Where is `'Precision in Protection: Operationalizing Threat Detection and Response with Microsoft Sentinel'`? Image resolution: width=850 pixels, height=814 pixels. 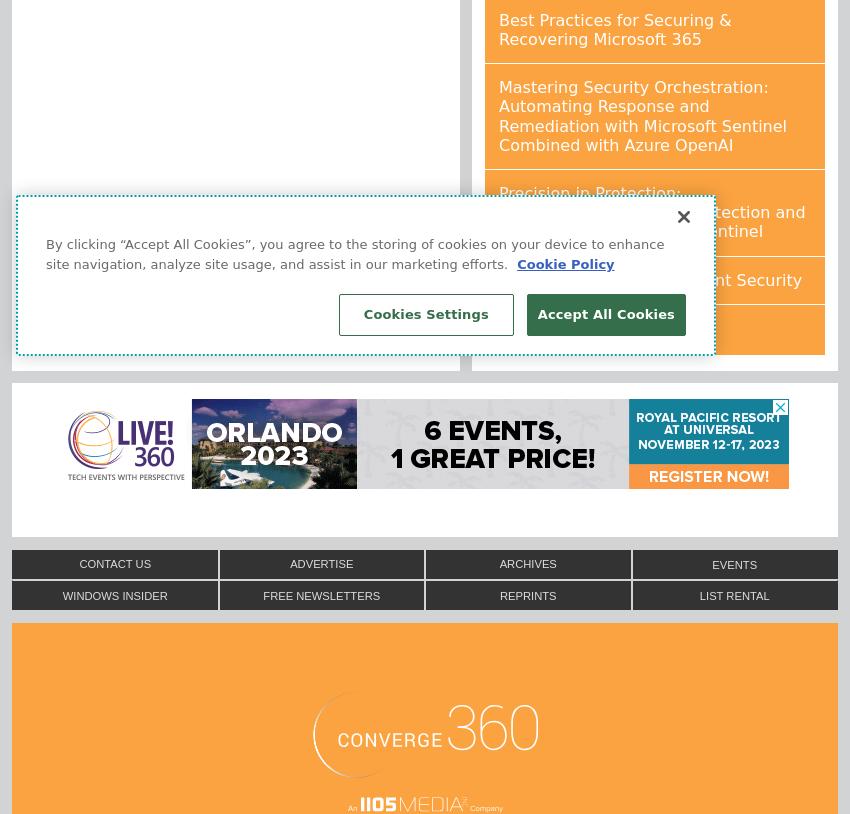
'Precision in Protection: Operationalizing Threat Detection and Response with Microsoft Sentinel' is located at coordinates (652, 212).